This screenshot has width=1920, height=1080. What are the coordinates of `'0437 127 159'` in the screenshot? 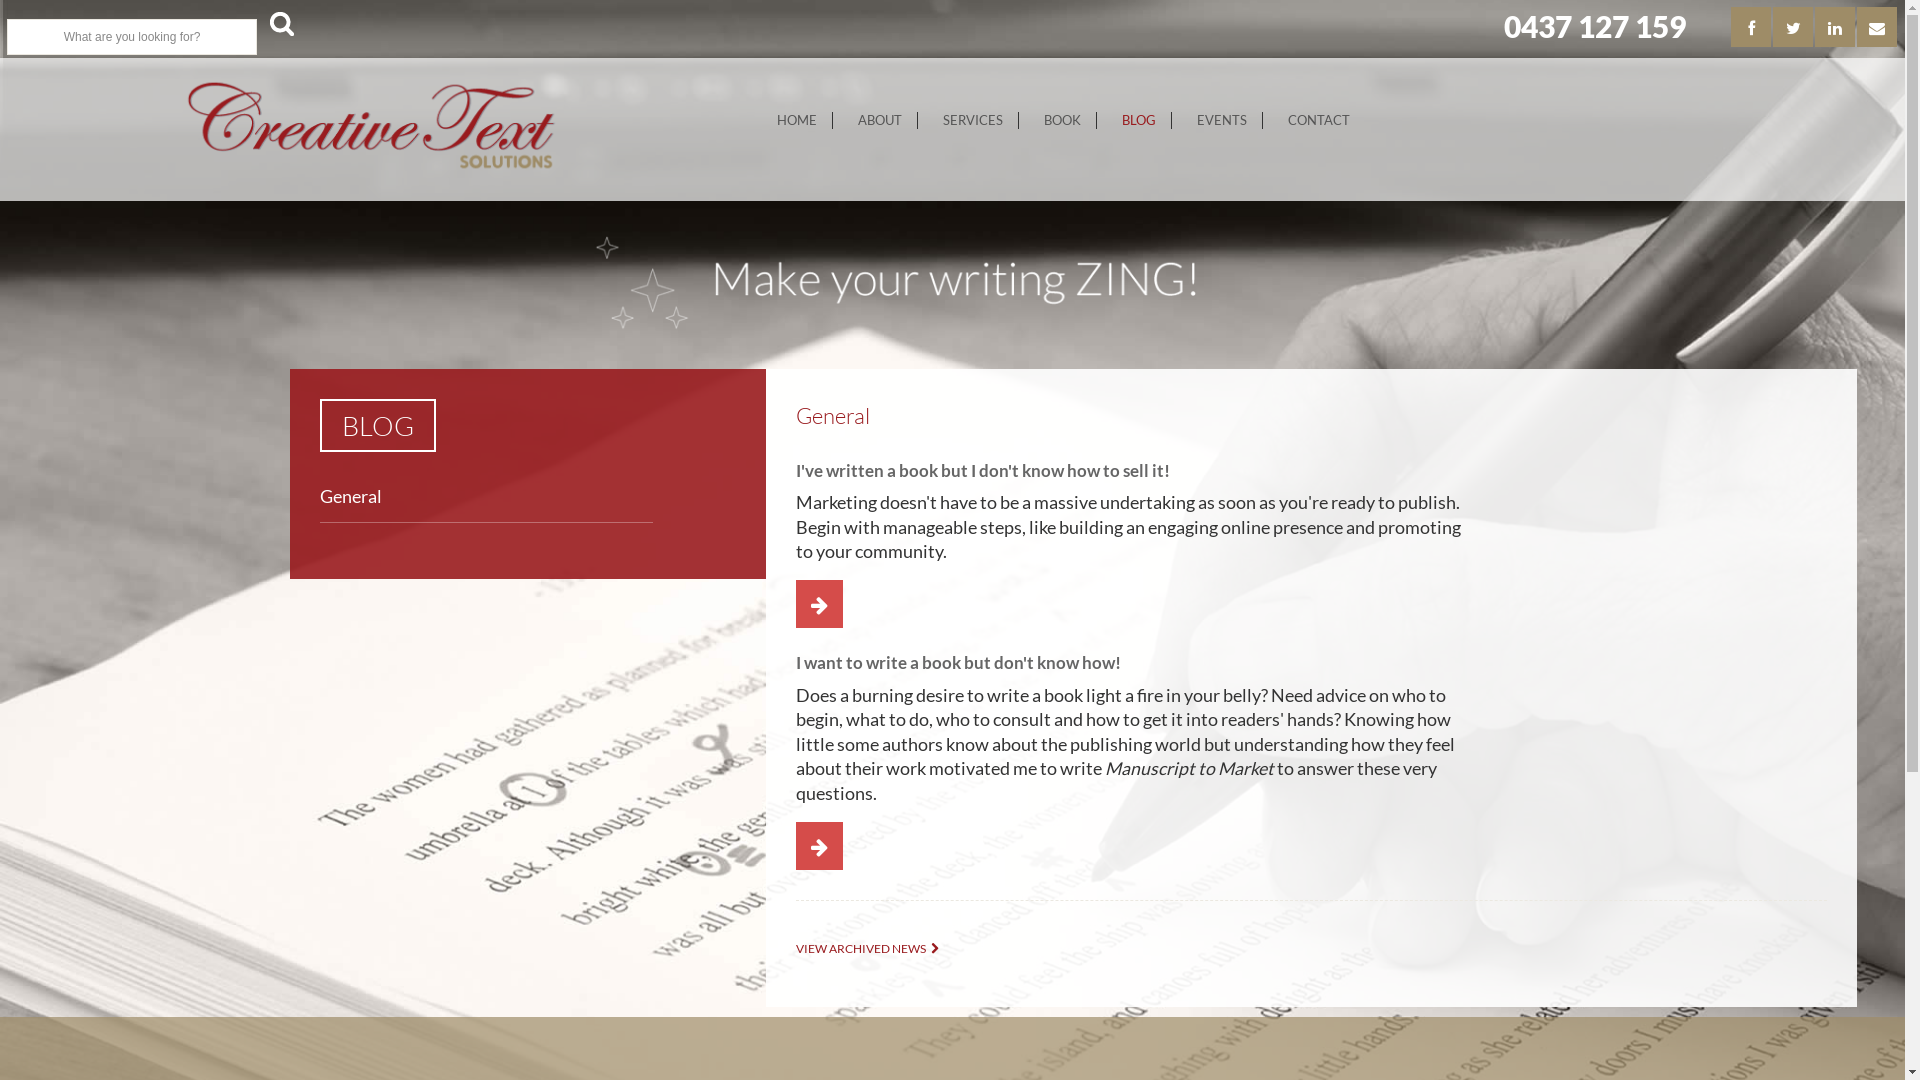 It's located at (1593, 26).